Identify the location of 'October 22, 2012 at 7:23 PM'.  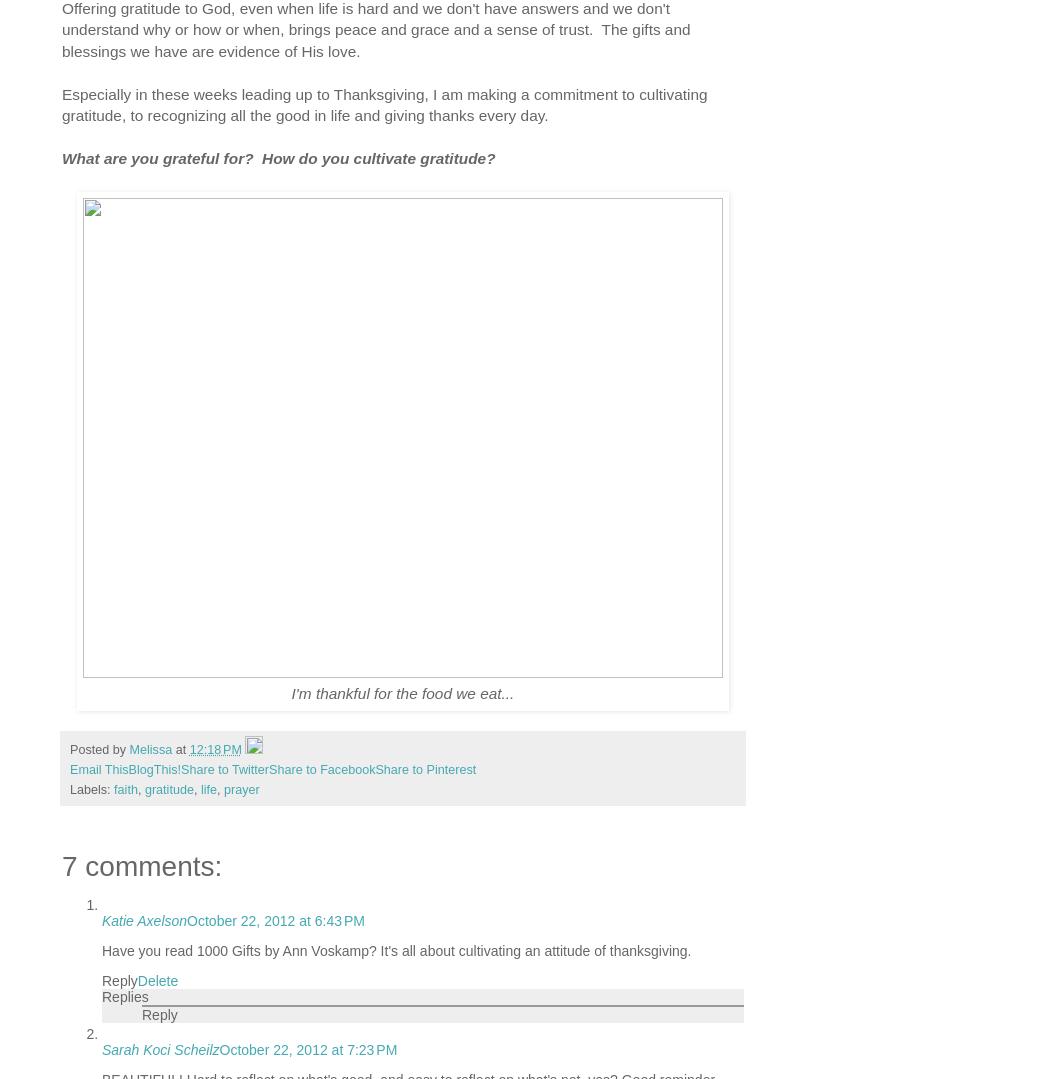
(306, 1048).